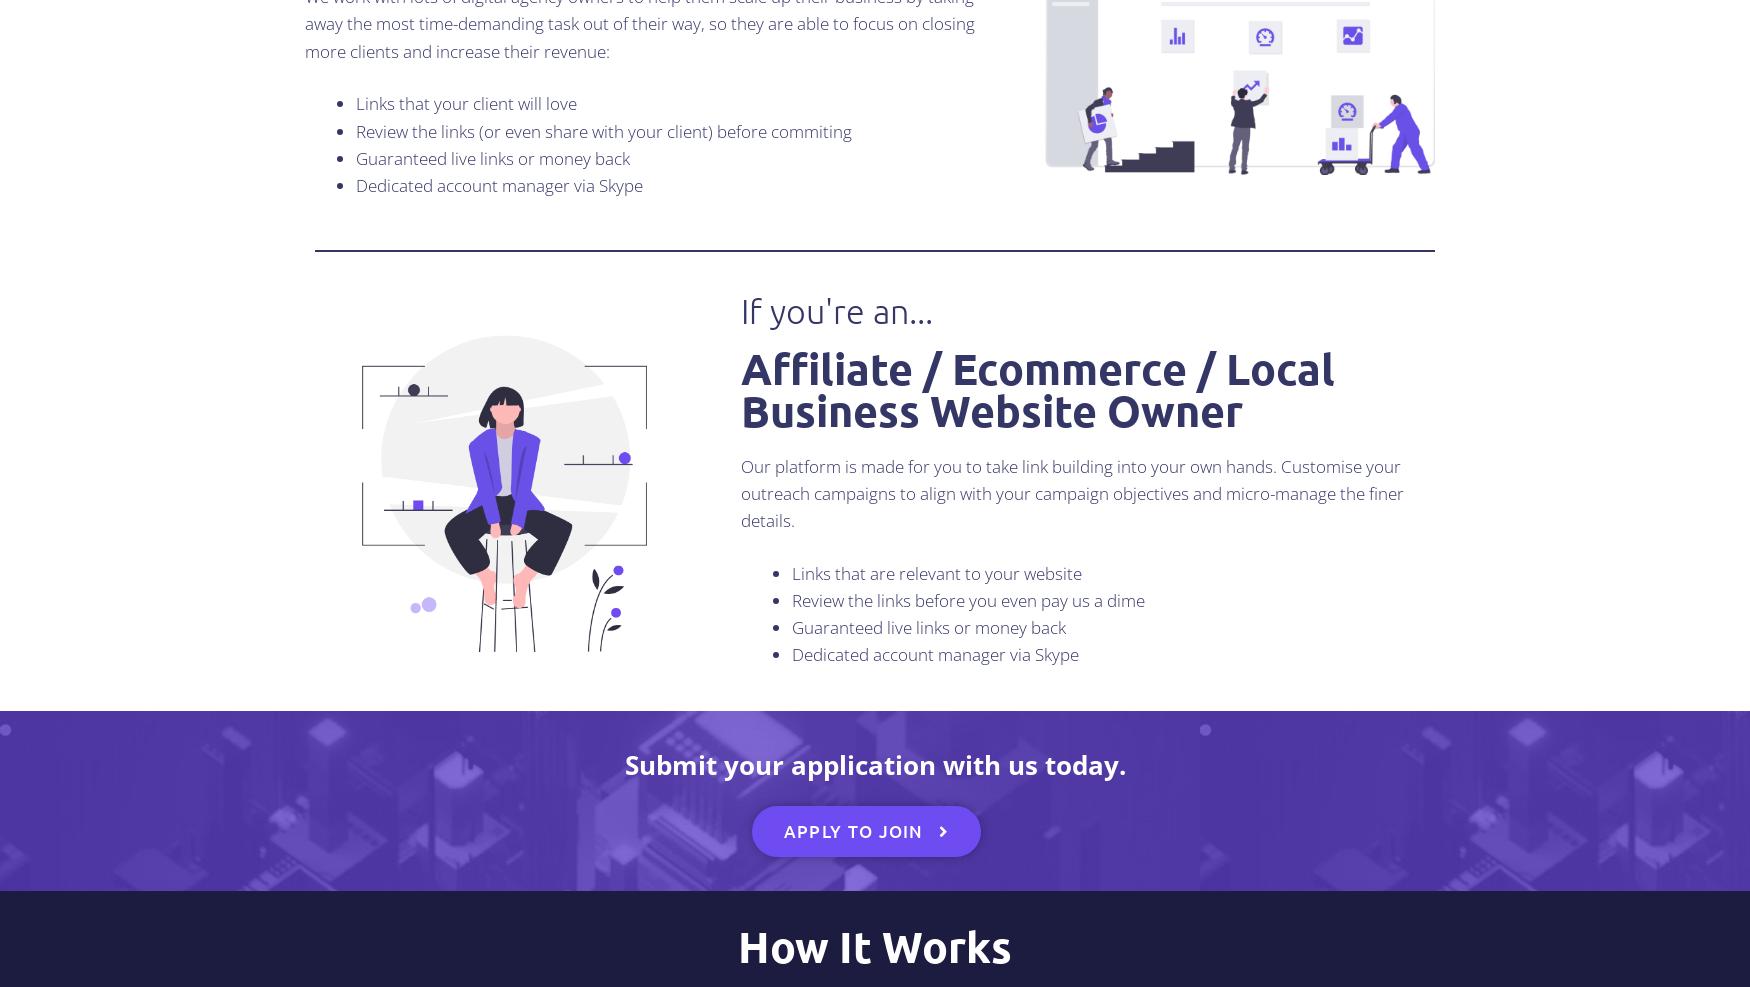  What do you see at coordinates (624, 763) in the screenshot?
I see `'Submit your application with us today.'` at bounding box center [624, 763].